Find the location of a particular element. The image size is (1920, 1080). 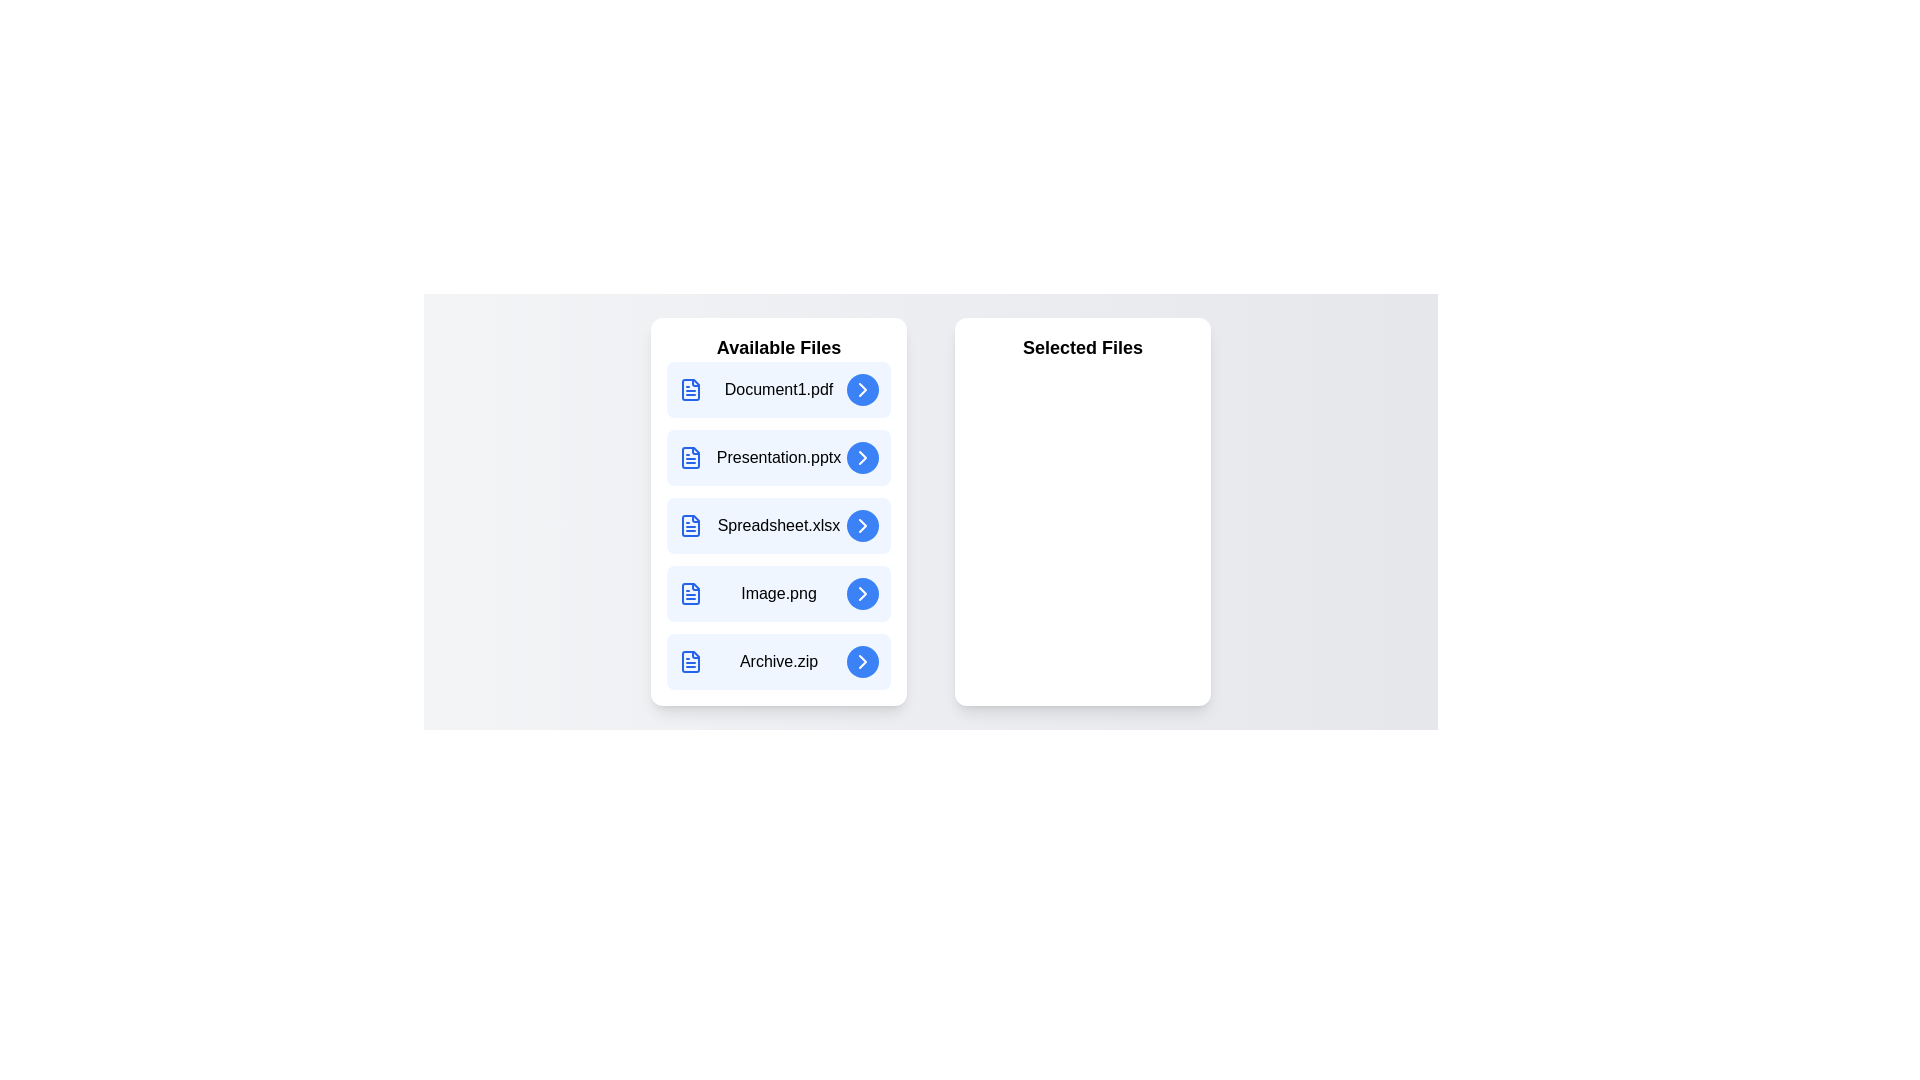

right arrow button next to the file Archive.zip in the 'Available Files' list to assign it to the 'Selected Files' list is located at coordinates (863, 662).